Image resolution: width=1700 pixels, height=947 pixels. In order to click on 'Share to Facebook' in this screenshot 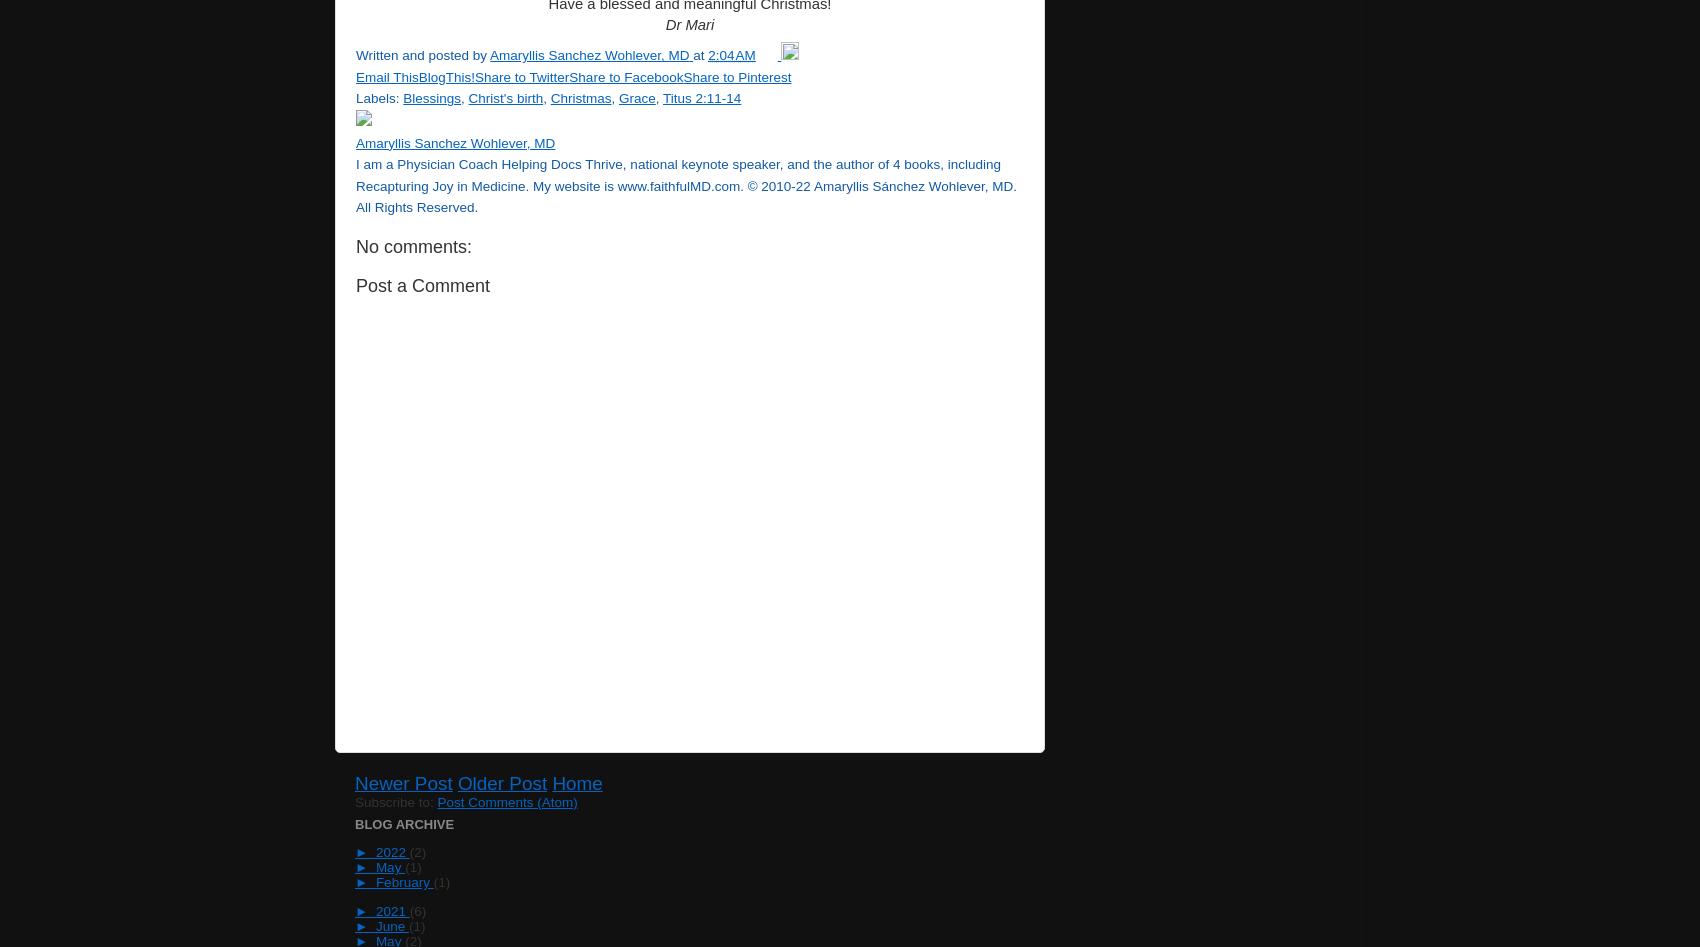, I will do `click(624, 76)`.